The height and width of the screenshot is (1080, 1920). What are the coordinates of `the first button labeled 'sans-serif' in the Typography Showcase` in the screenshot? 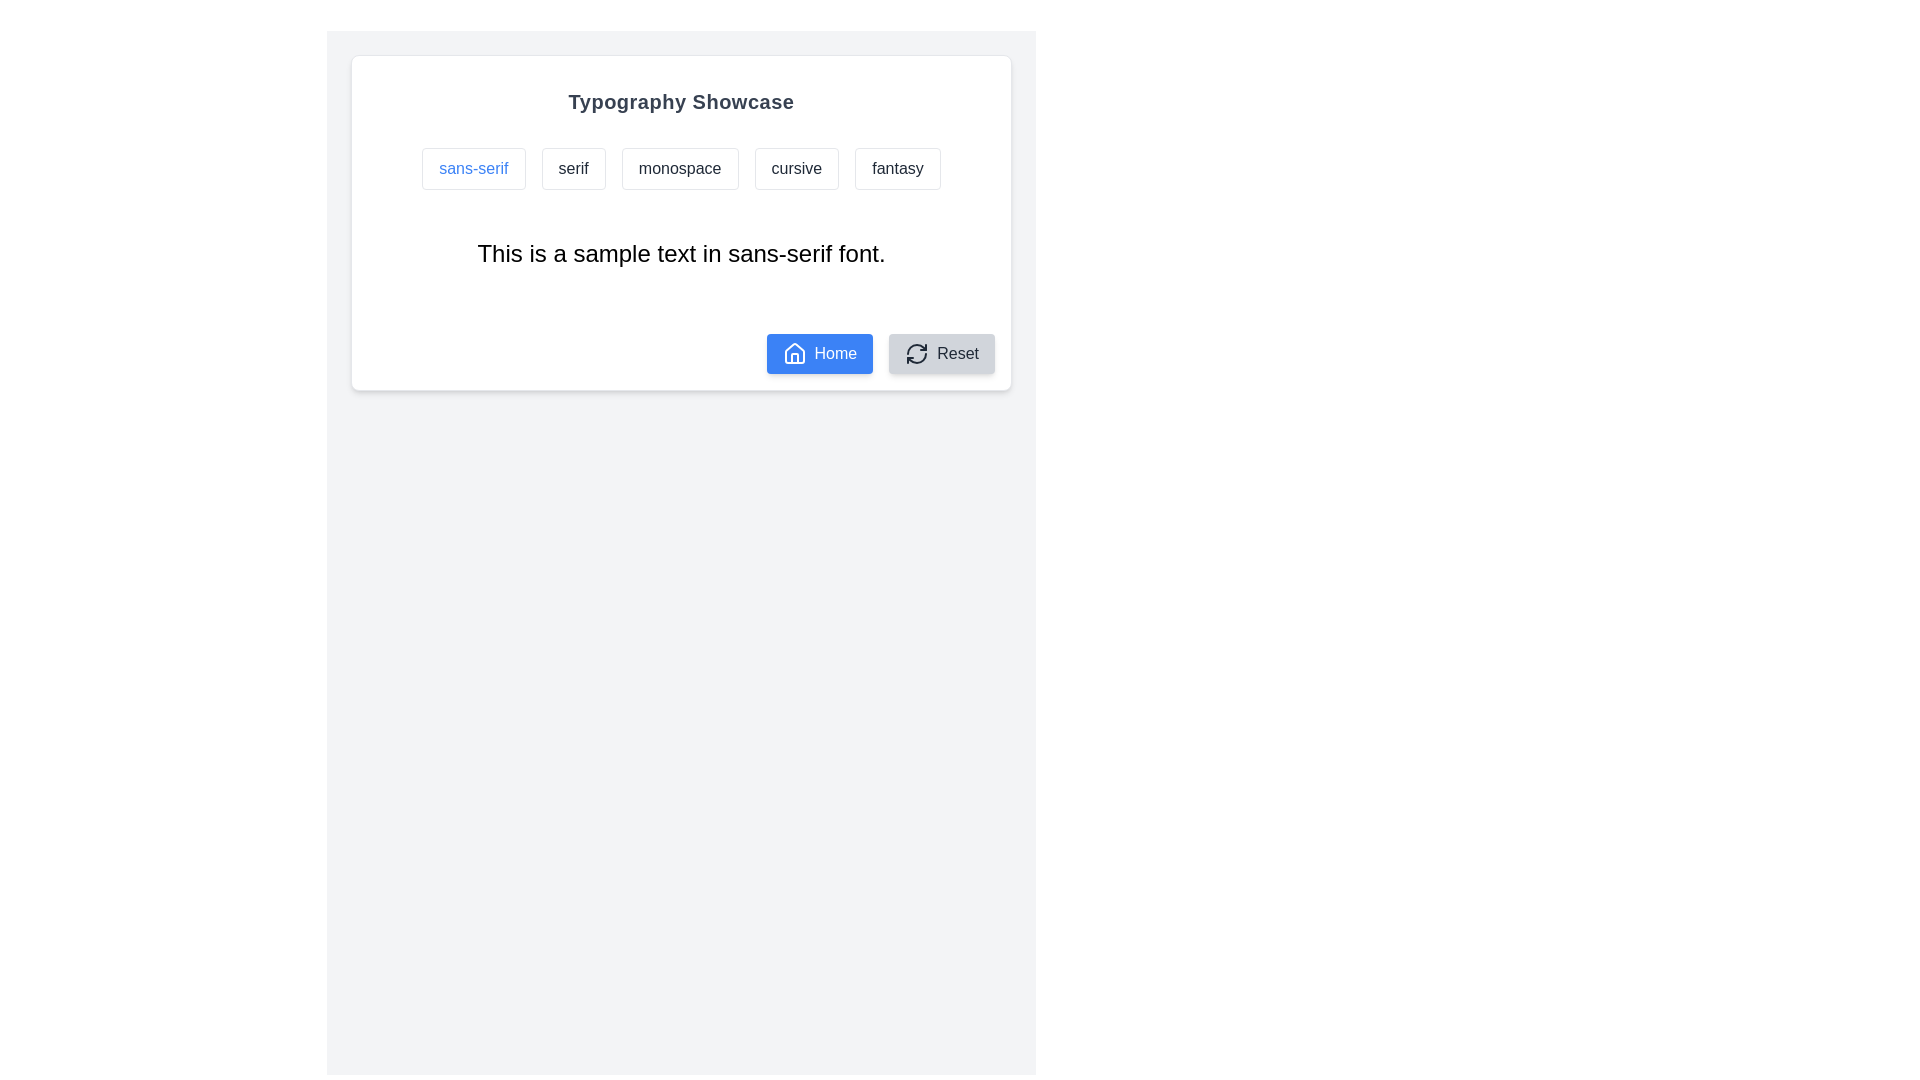 It's located at (472, 168).